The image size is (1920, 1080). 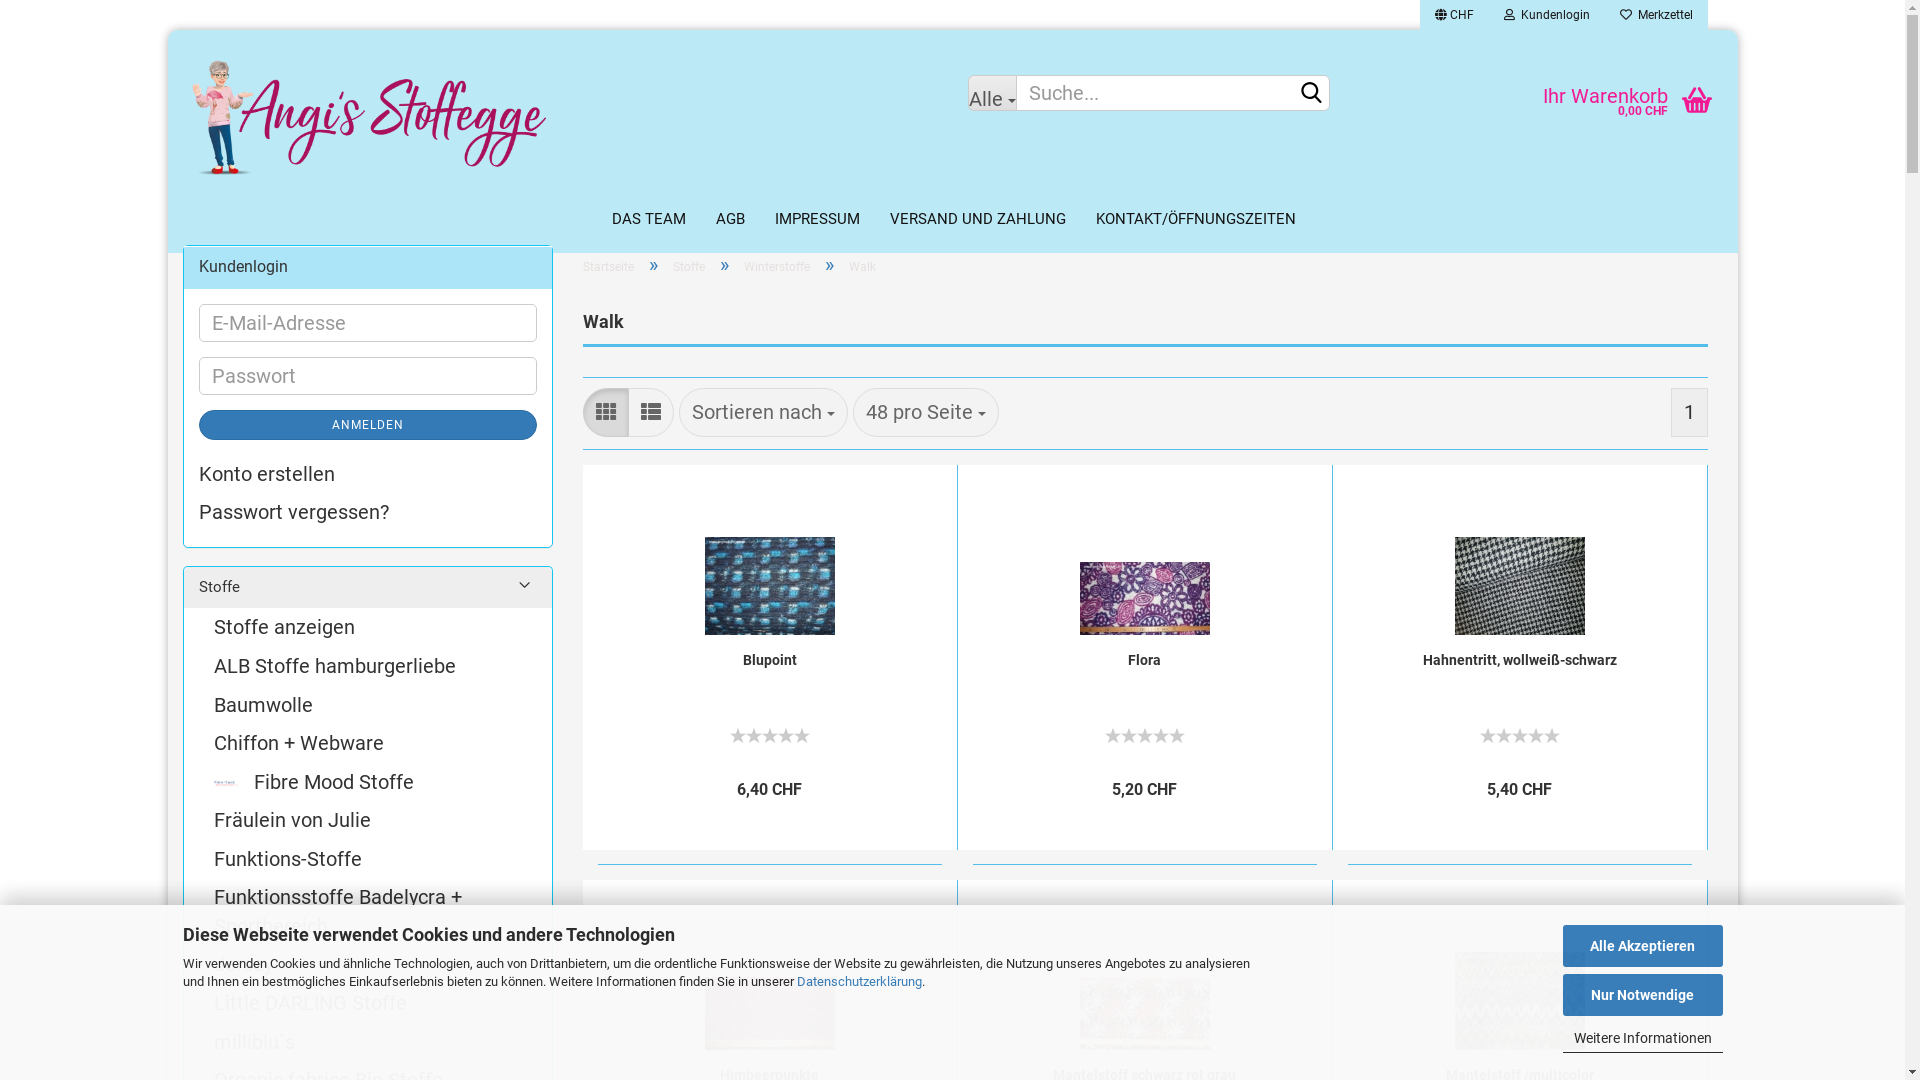 What do you see at coordinates (1641, 1037) in the screenshot?
I see `'Weitere Informationen'` at bounding box center [1641, 1037].